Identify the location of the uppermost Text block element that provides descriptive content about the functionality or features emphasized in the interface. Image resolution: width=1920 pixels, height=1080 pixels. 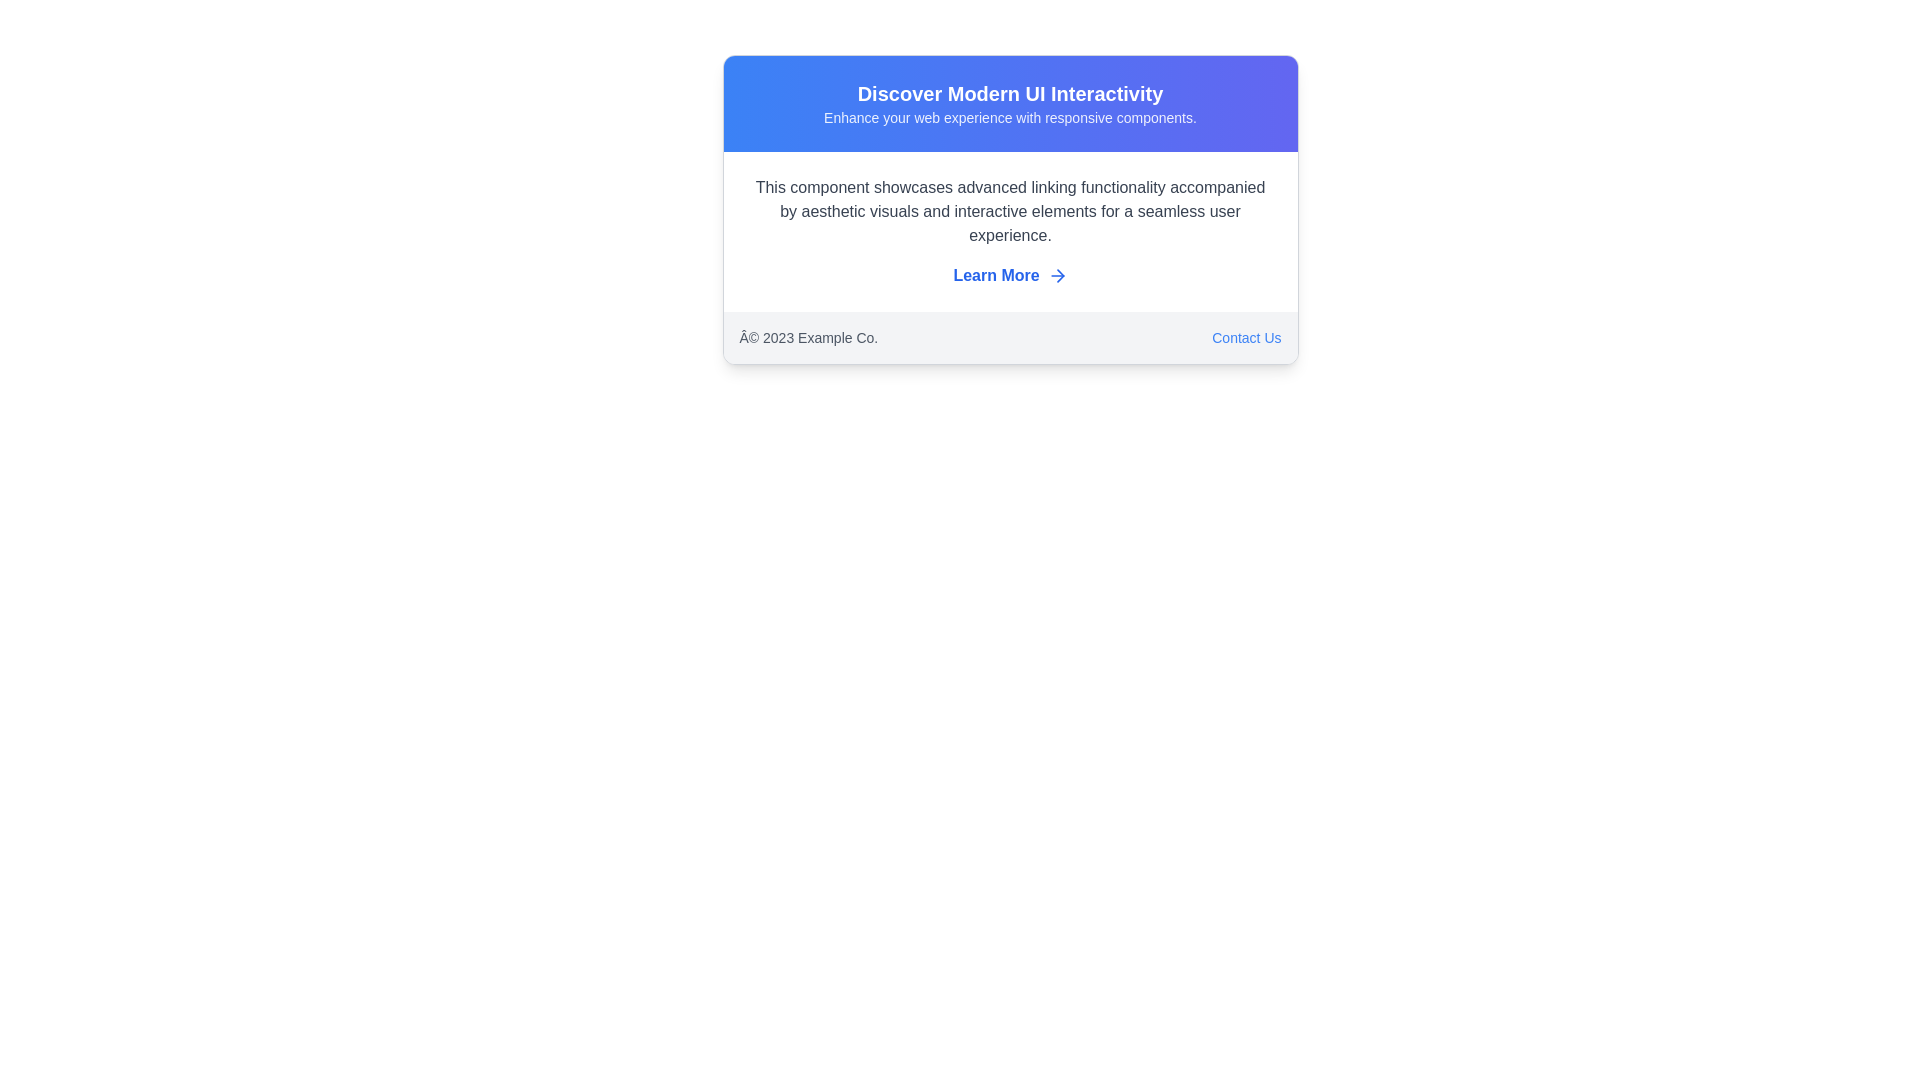
(1010, 212).